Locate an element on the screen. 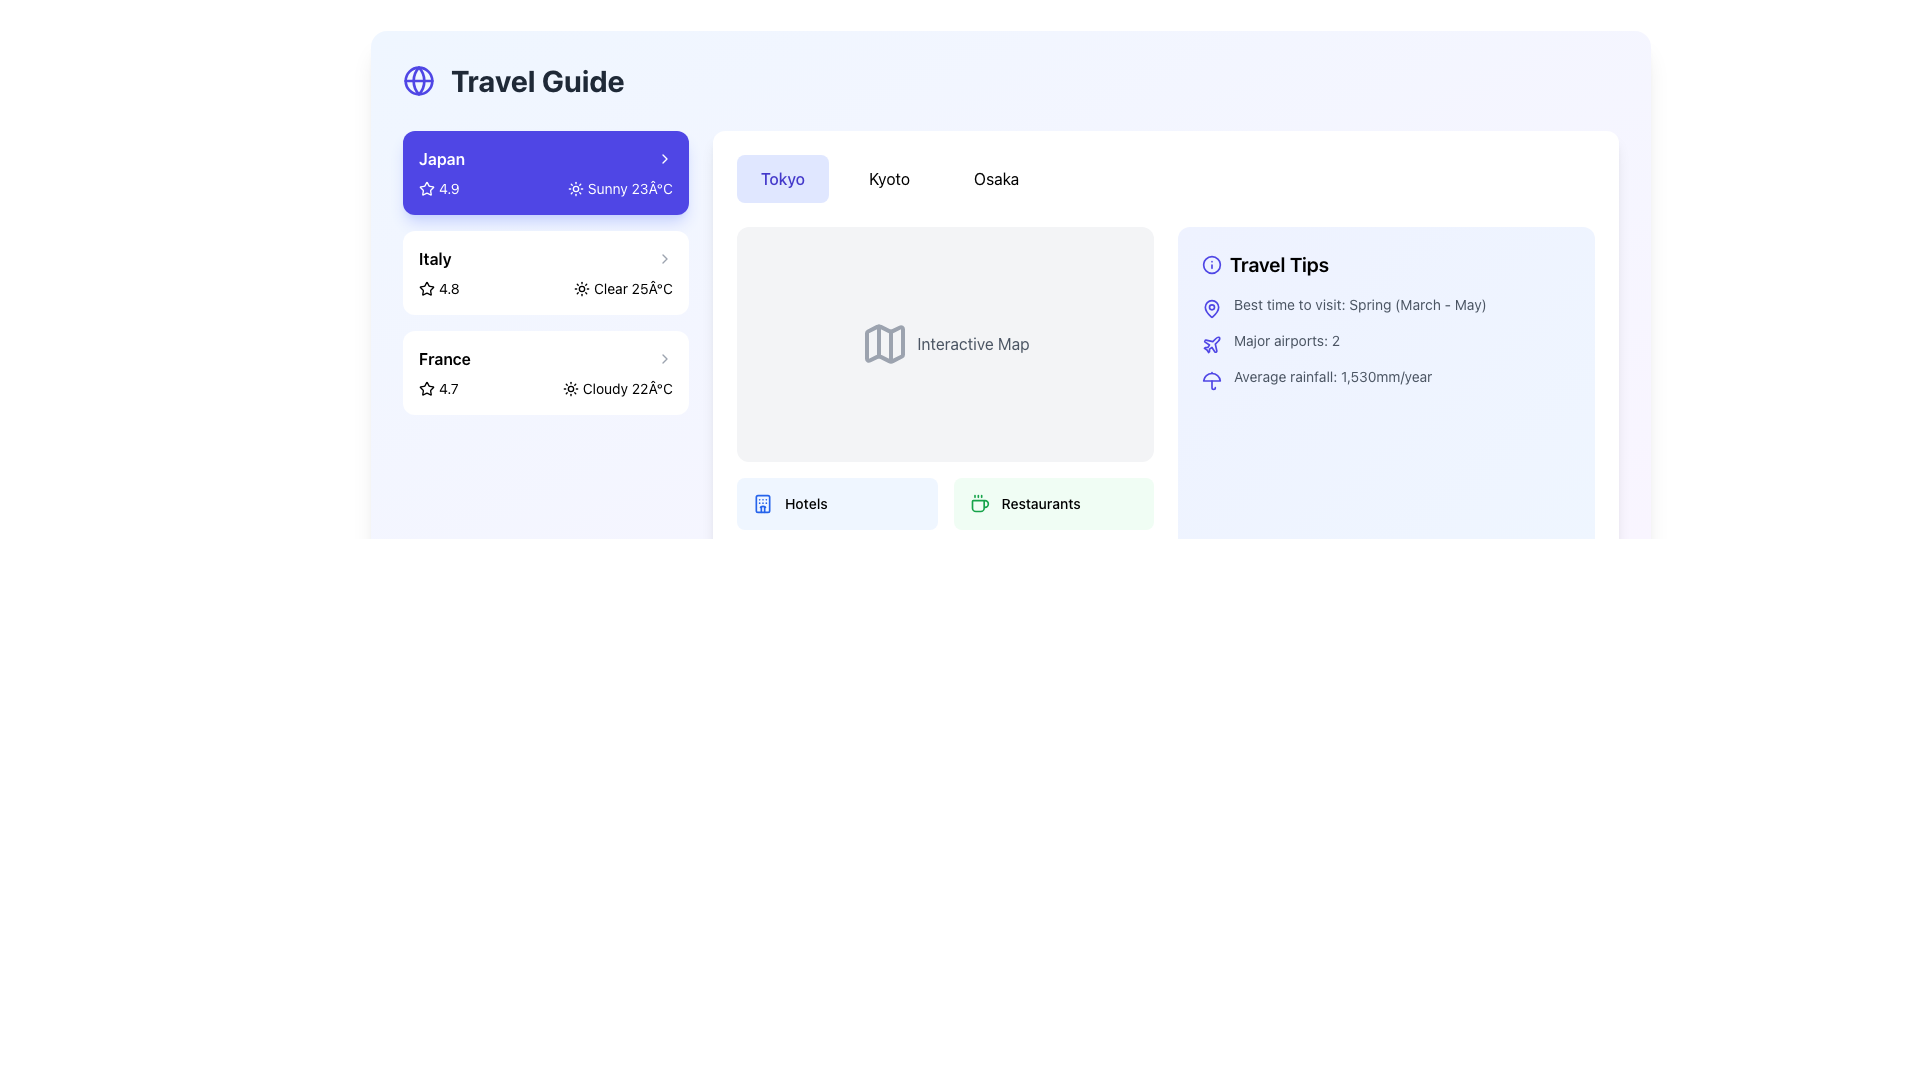  displayed user rating score and current weather conditions from the Informative data display located at the bottom right corner of the 'France' card element is located at coordinates (546, 389).